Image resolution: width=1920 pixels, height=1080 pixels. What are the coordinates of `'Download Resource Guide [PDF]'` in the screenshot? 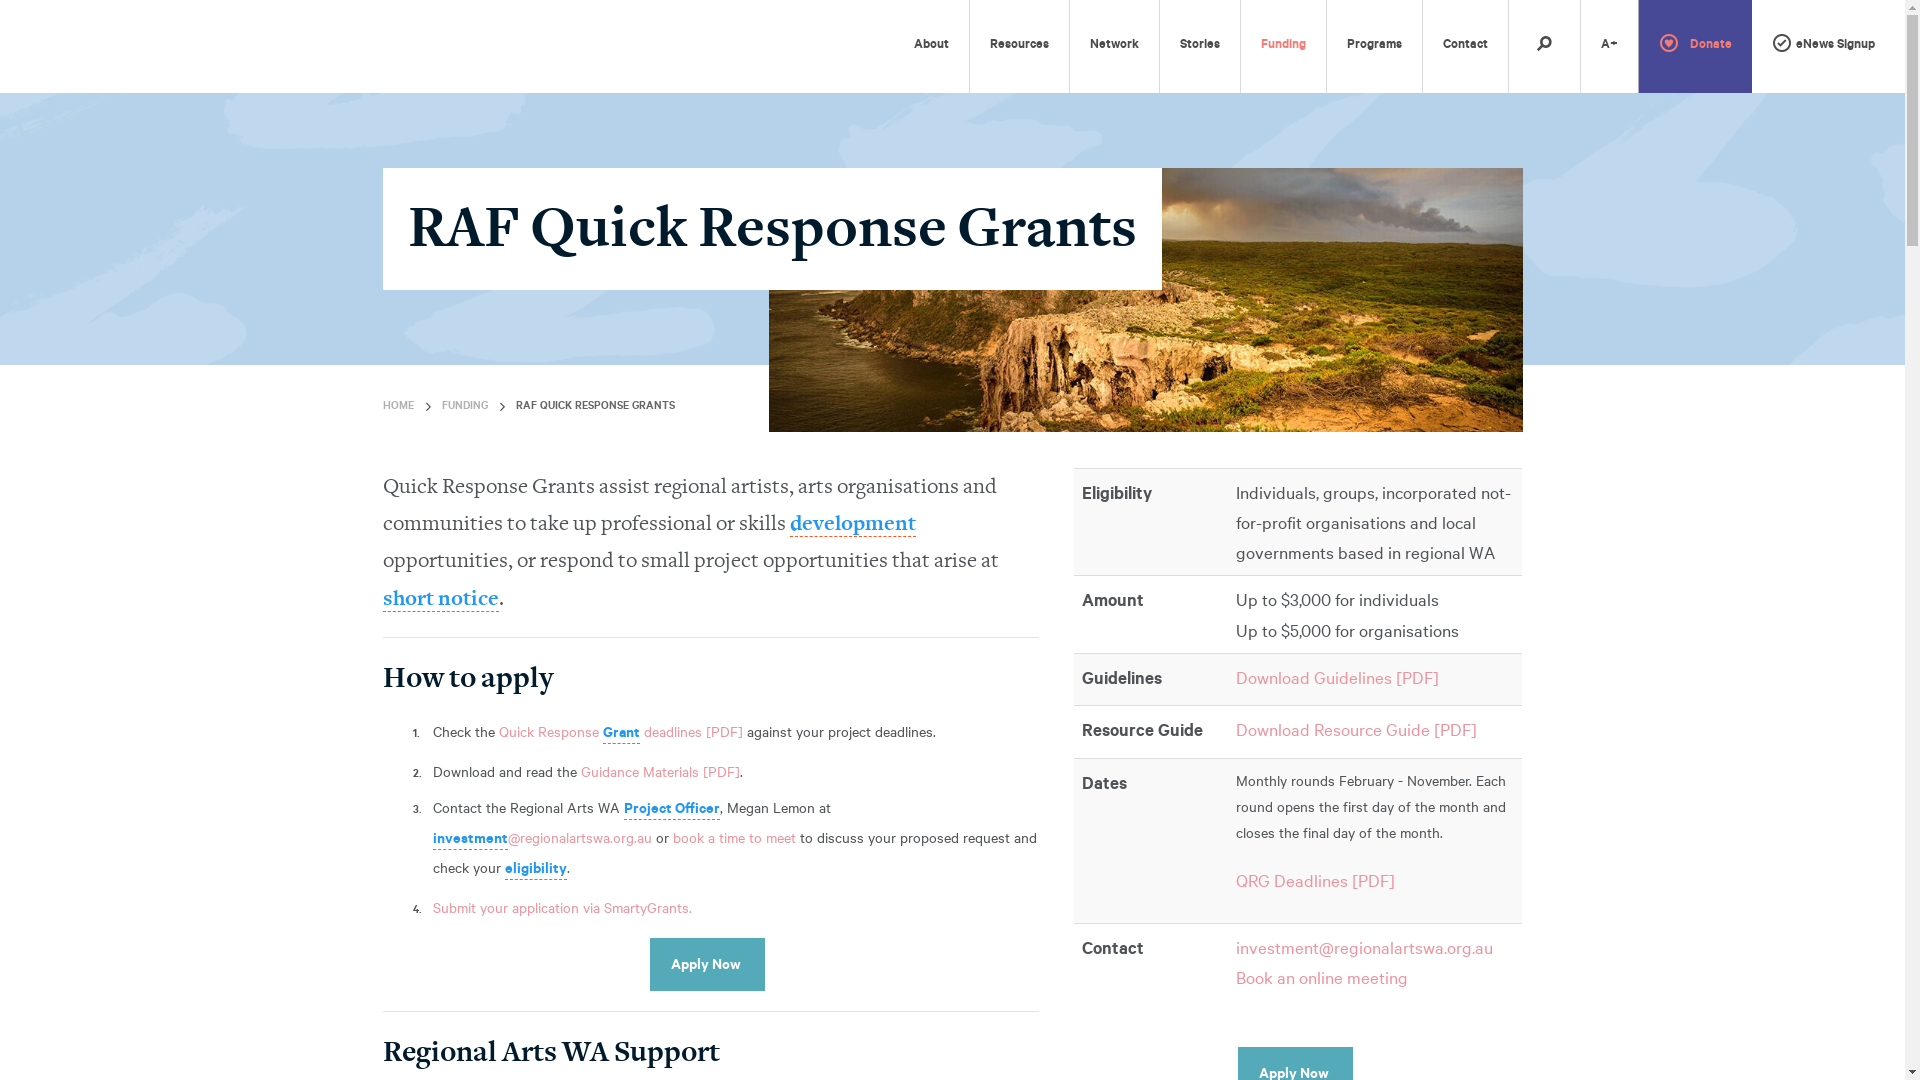 It's located at (1356, 728).